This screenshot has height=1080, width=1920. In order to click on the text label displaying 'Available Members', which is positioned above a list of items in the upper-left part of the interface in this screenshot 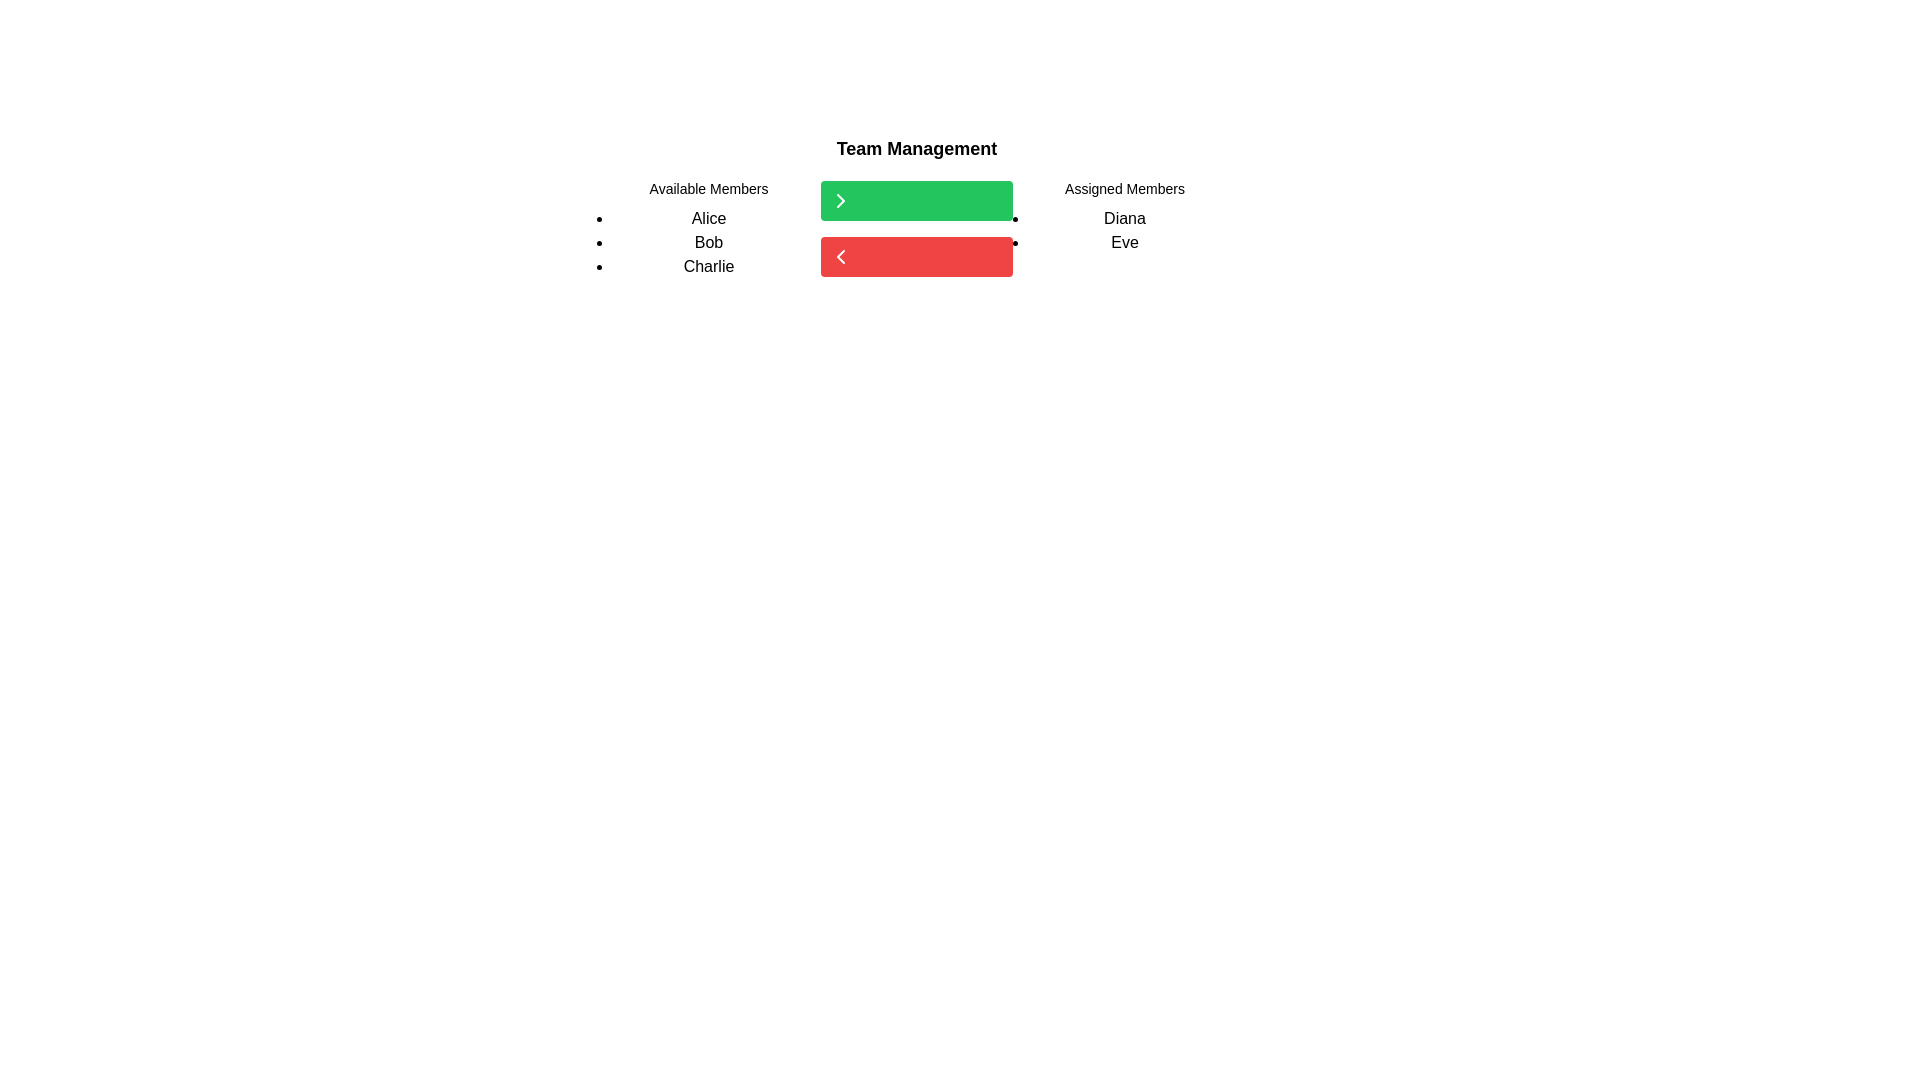, I will do `click(709, 189)`.